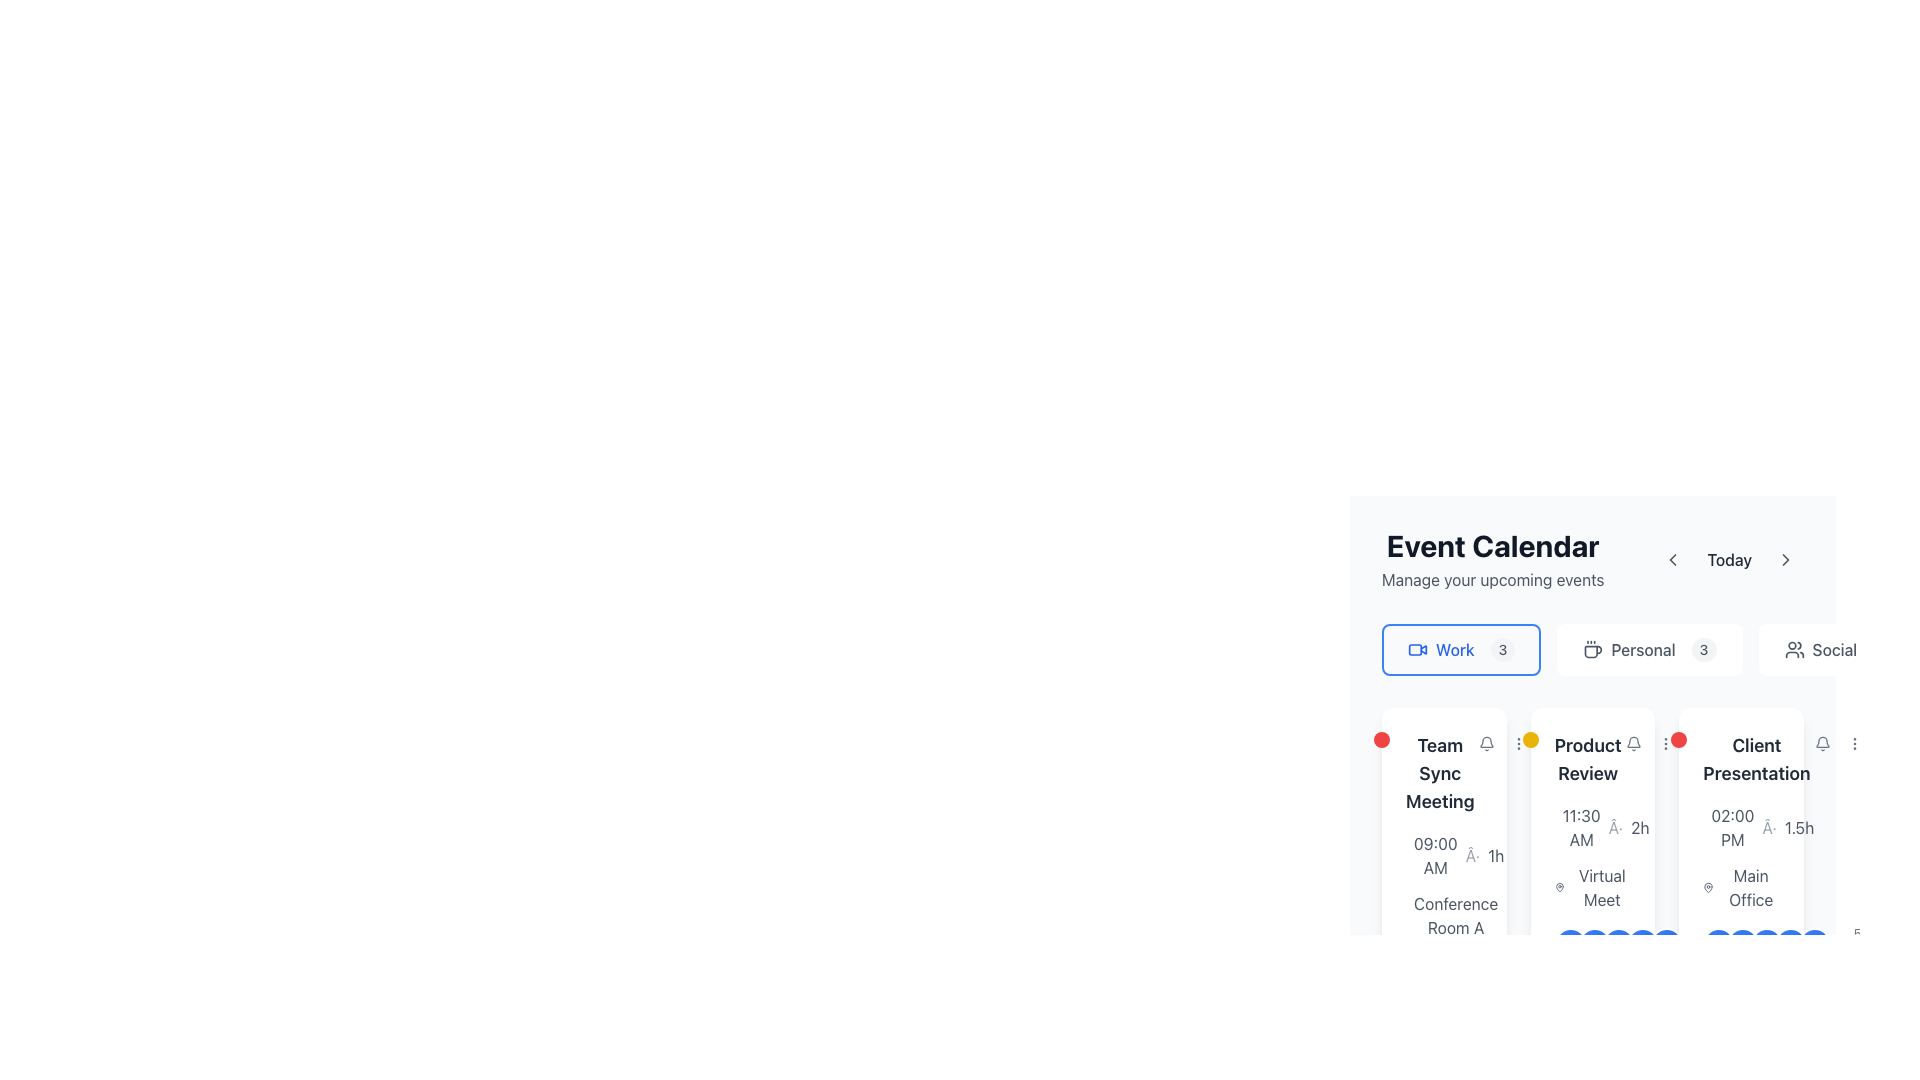  What do you see at coordinates (1440, 773) in the screenshot?
I see `the 'Team Sync Meeting' text label displayed in bold and large dark gray font` at bounding box center [1440, 773].